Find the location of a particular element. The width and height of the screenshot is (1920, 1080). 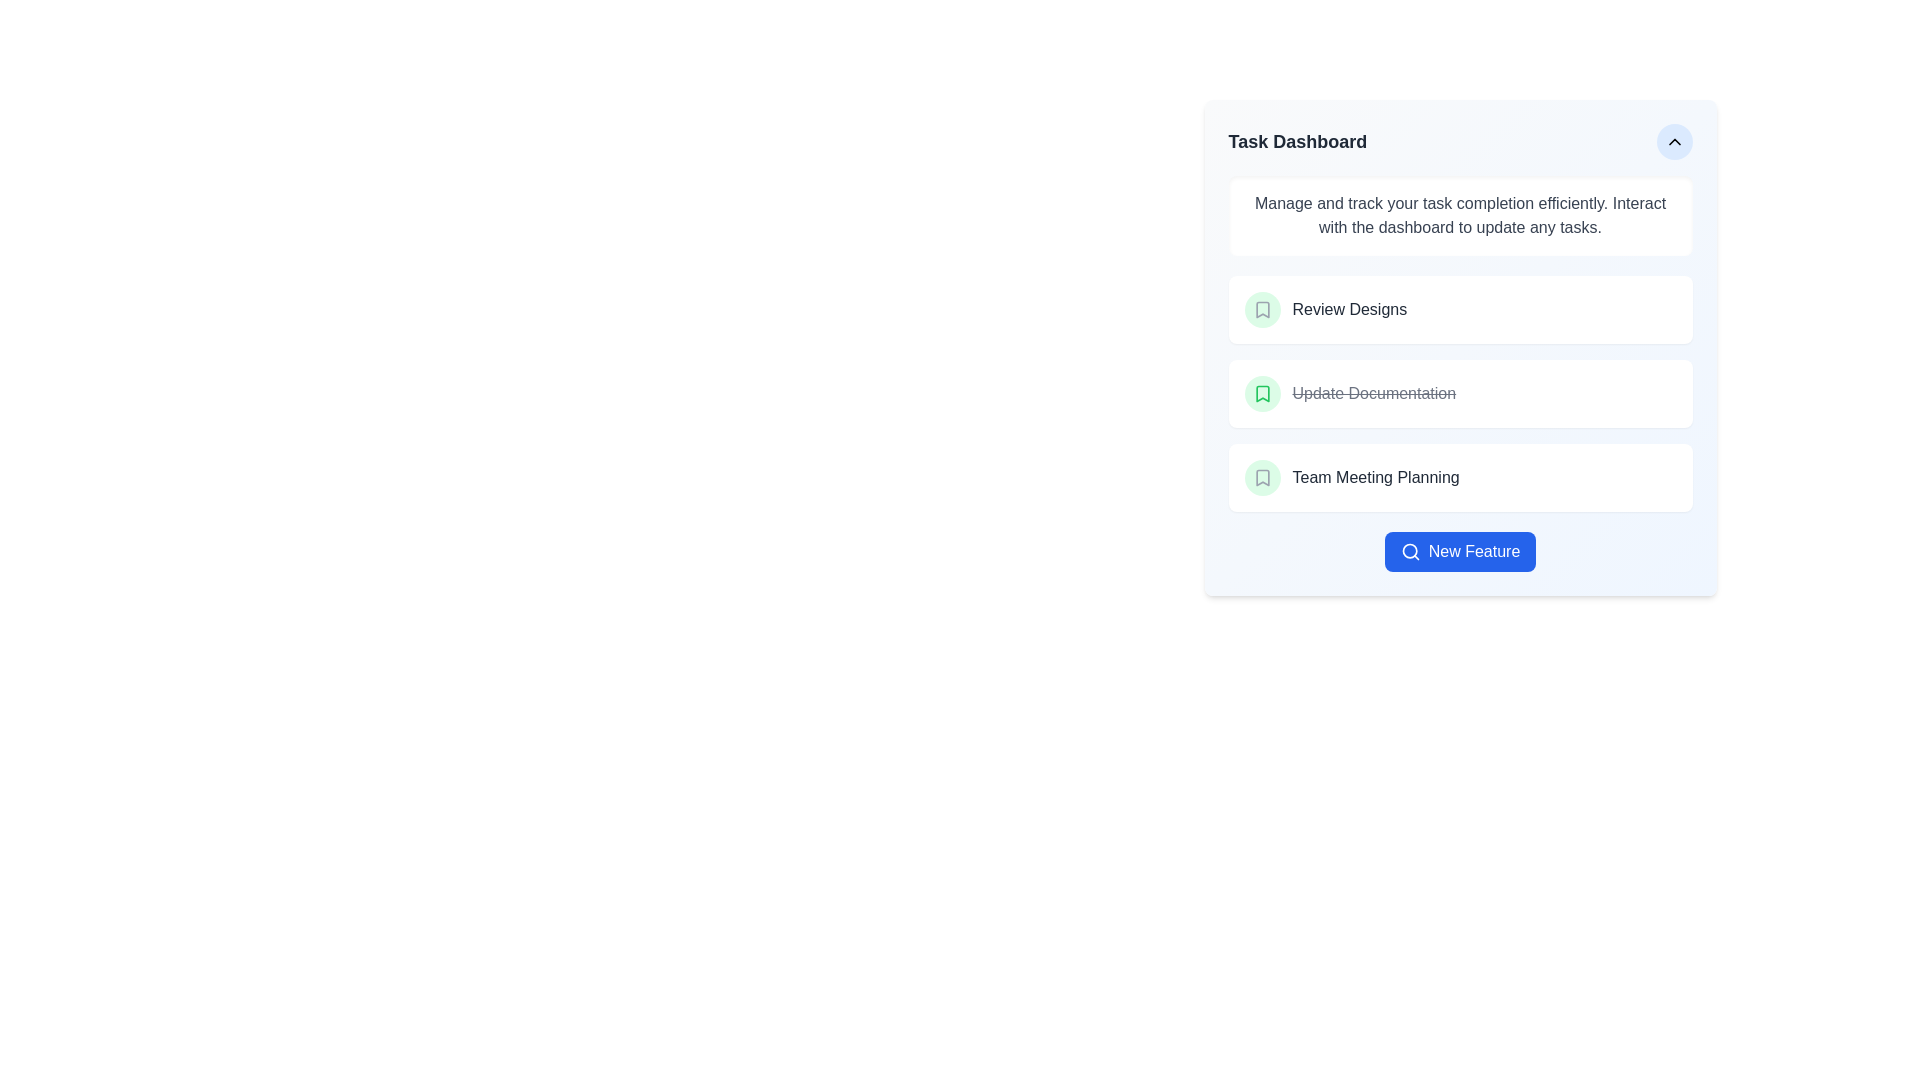

the static bookmark icon located in the third row of the 'Task Dashboard', corresponding to the 'Team Meeting Planning' entry is located at coordinates (1261, 478).